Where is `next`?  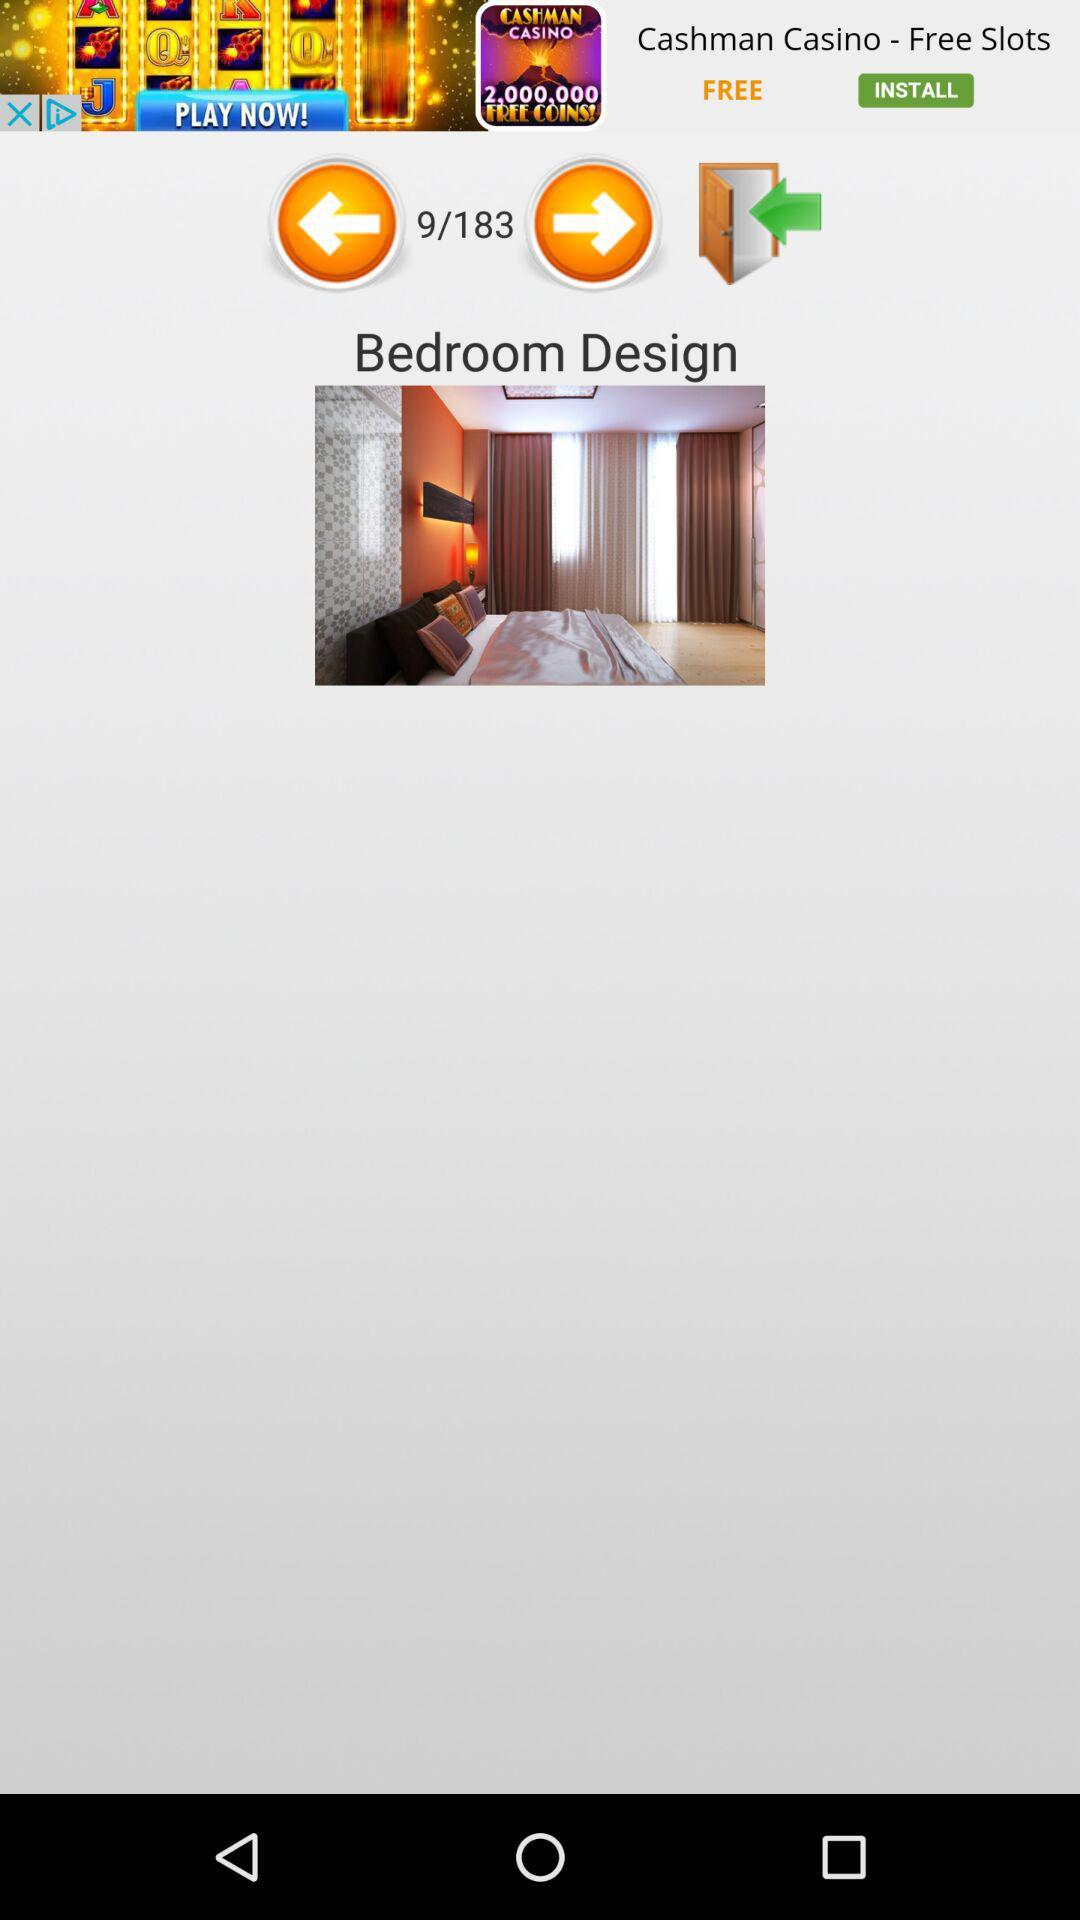
next is located at coordinates (593, 223).